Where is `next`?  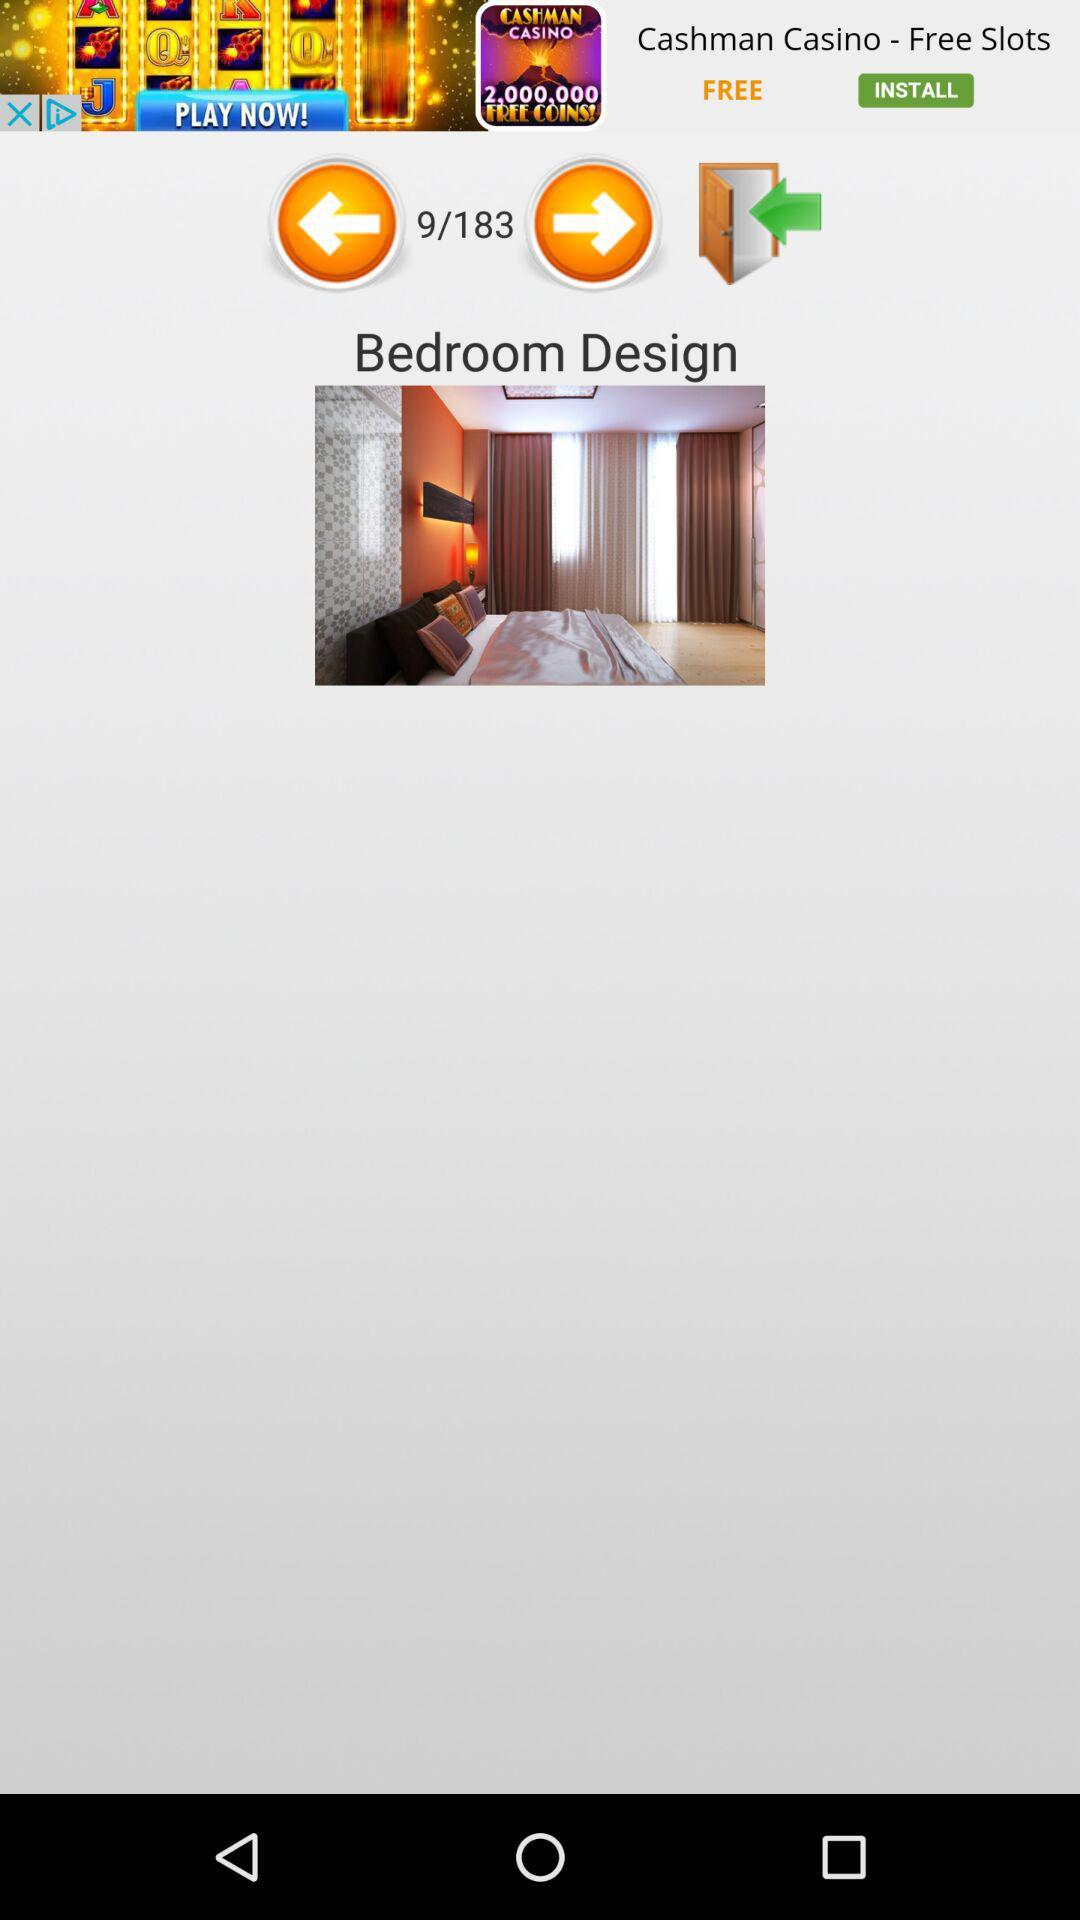
next is located at coordinates (593, 223).